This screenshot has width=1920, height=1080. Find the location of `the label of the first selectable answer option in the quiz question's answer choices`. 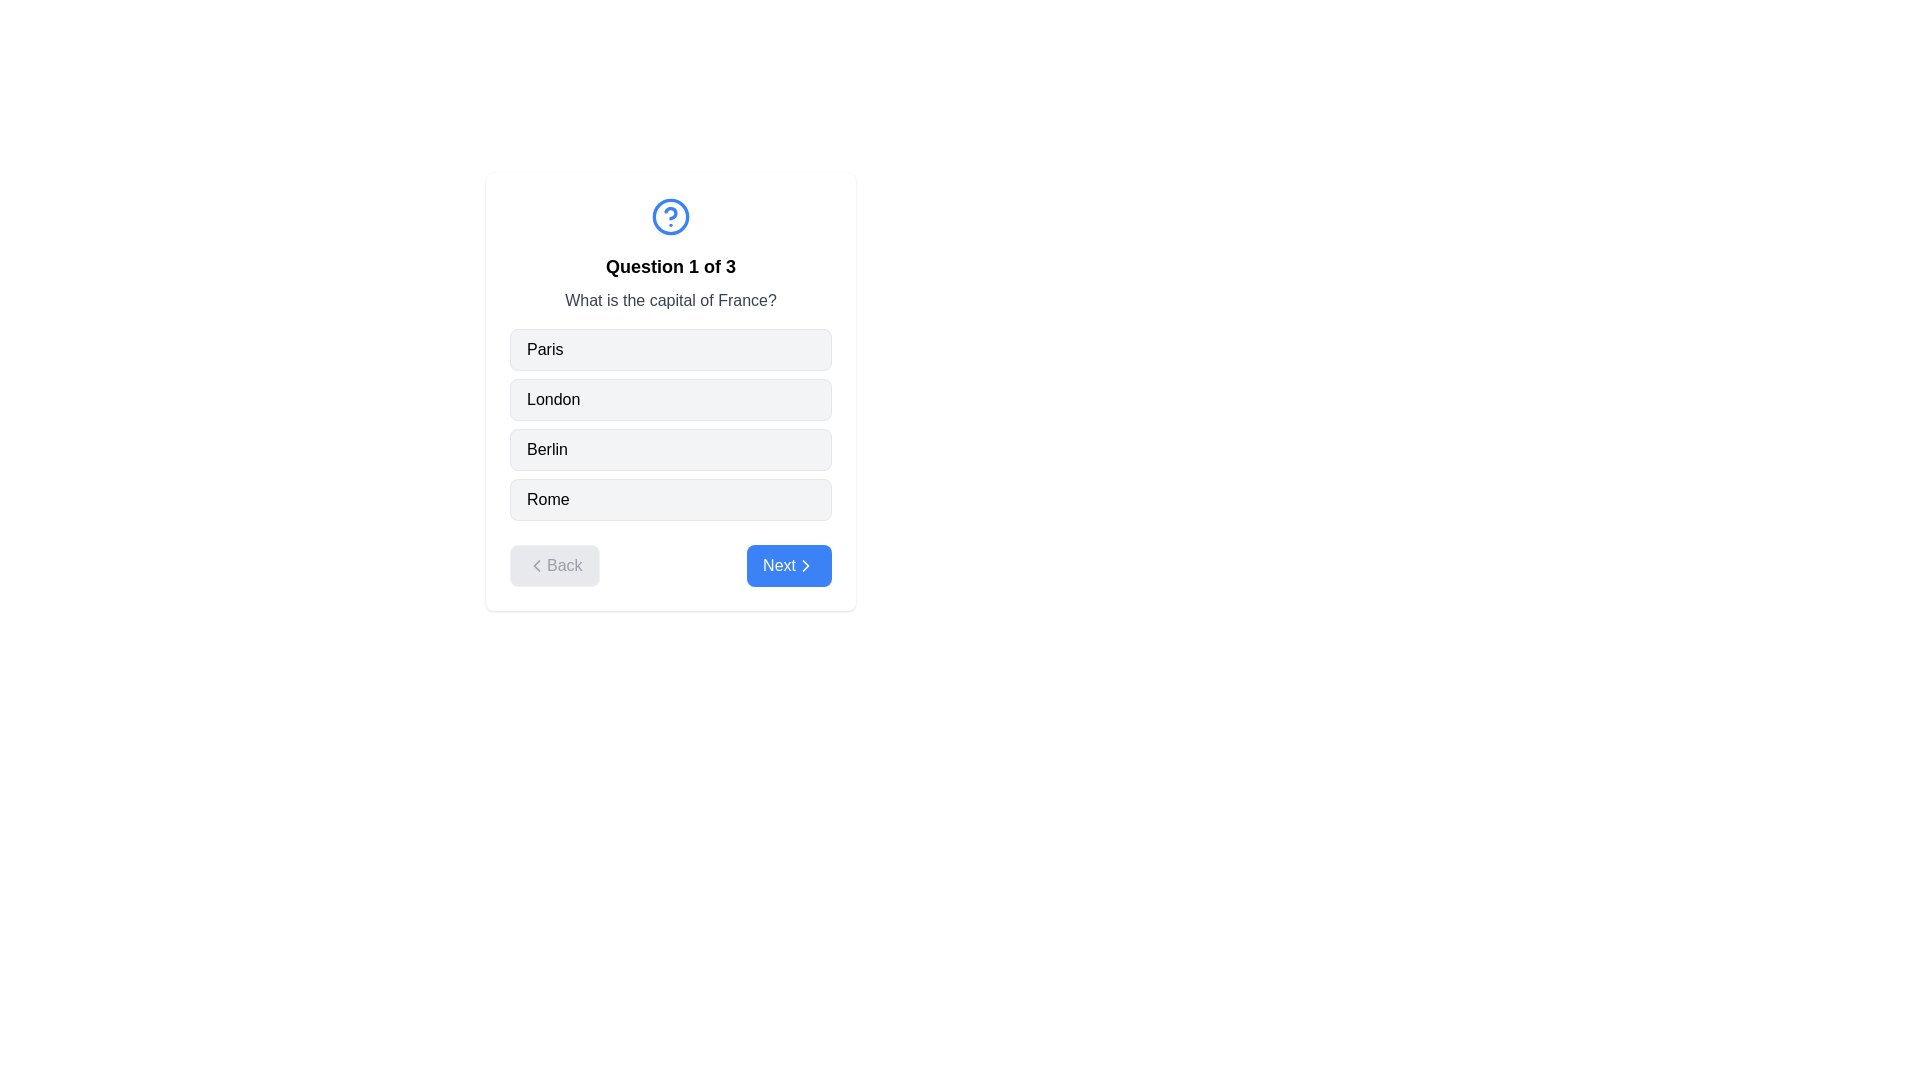

the label of the first selectable answer option in the quiz question's answer choices is located at coordinates (545, 349).